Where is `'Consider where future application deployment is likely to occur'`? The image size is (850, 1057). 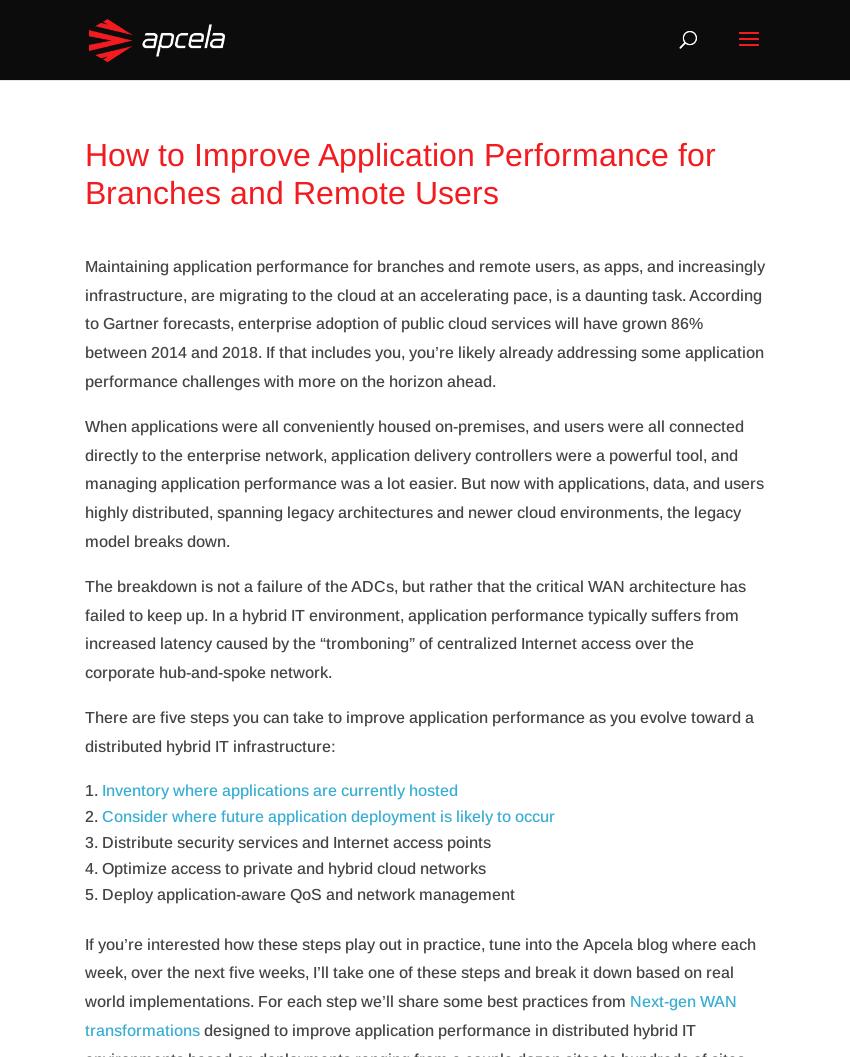 'Consider where future application deployment is likely to occur' is located at coordinates (328, 815).